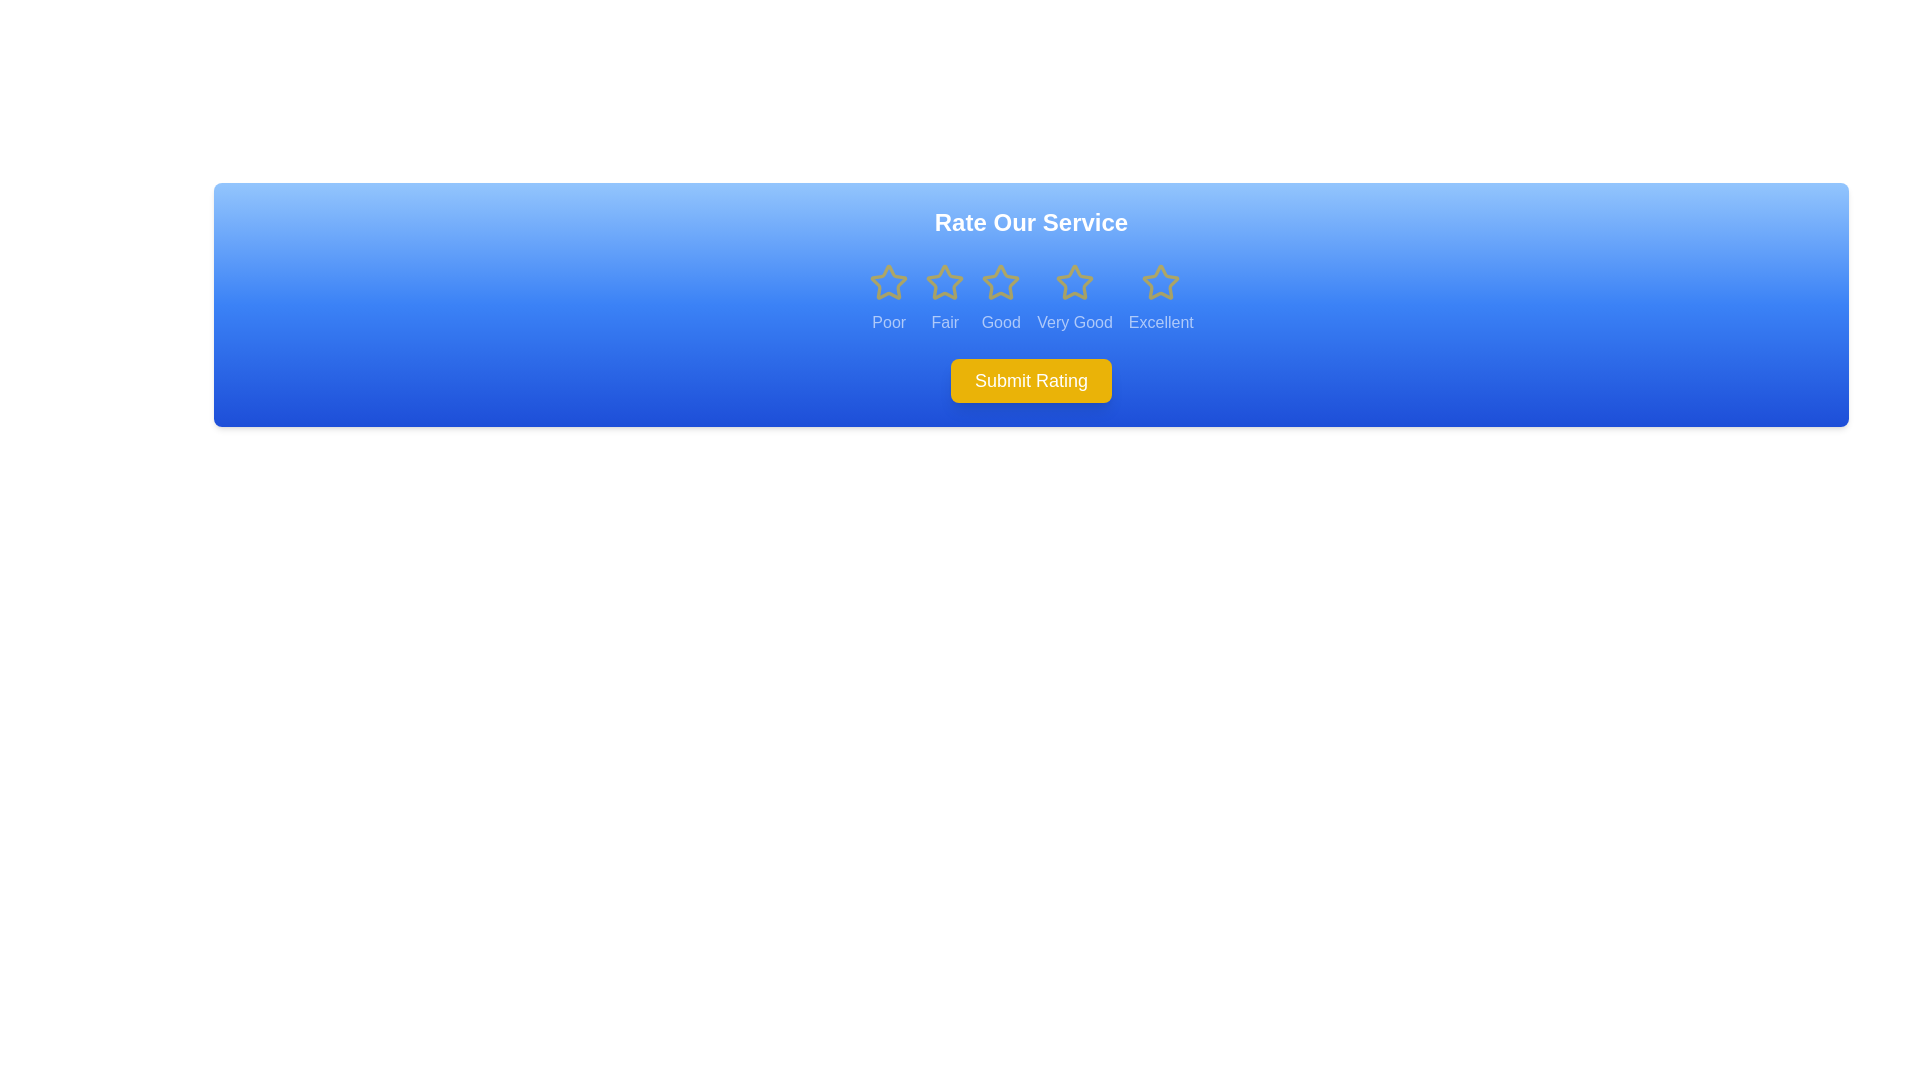  Describe the element at coordinates (1031, 381) in the screenshot. I see `the 'Submit Rating' button with a bright yellow background to visualize its color transition effect` at that location.